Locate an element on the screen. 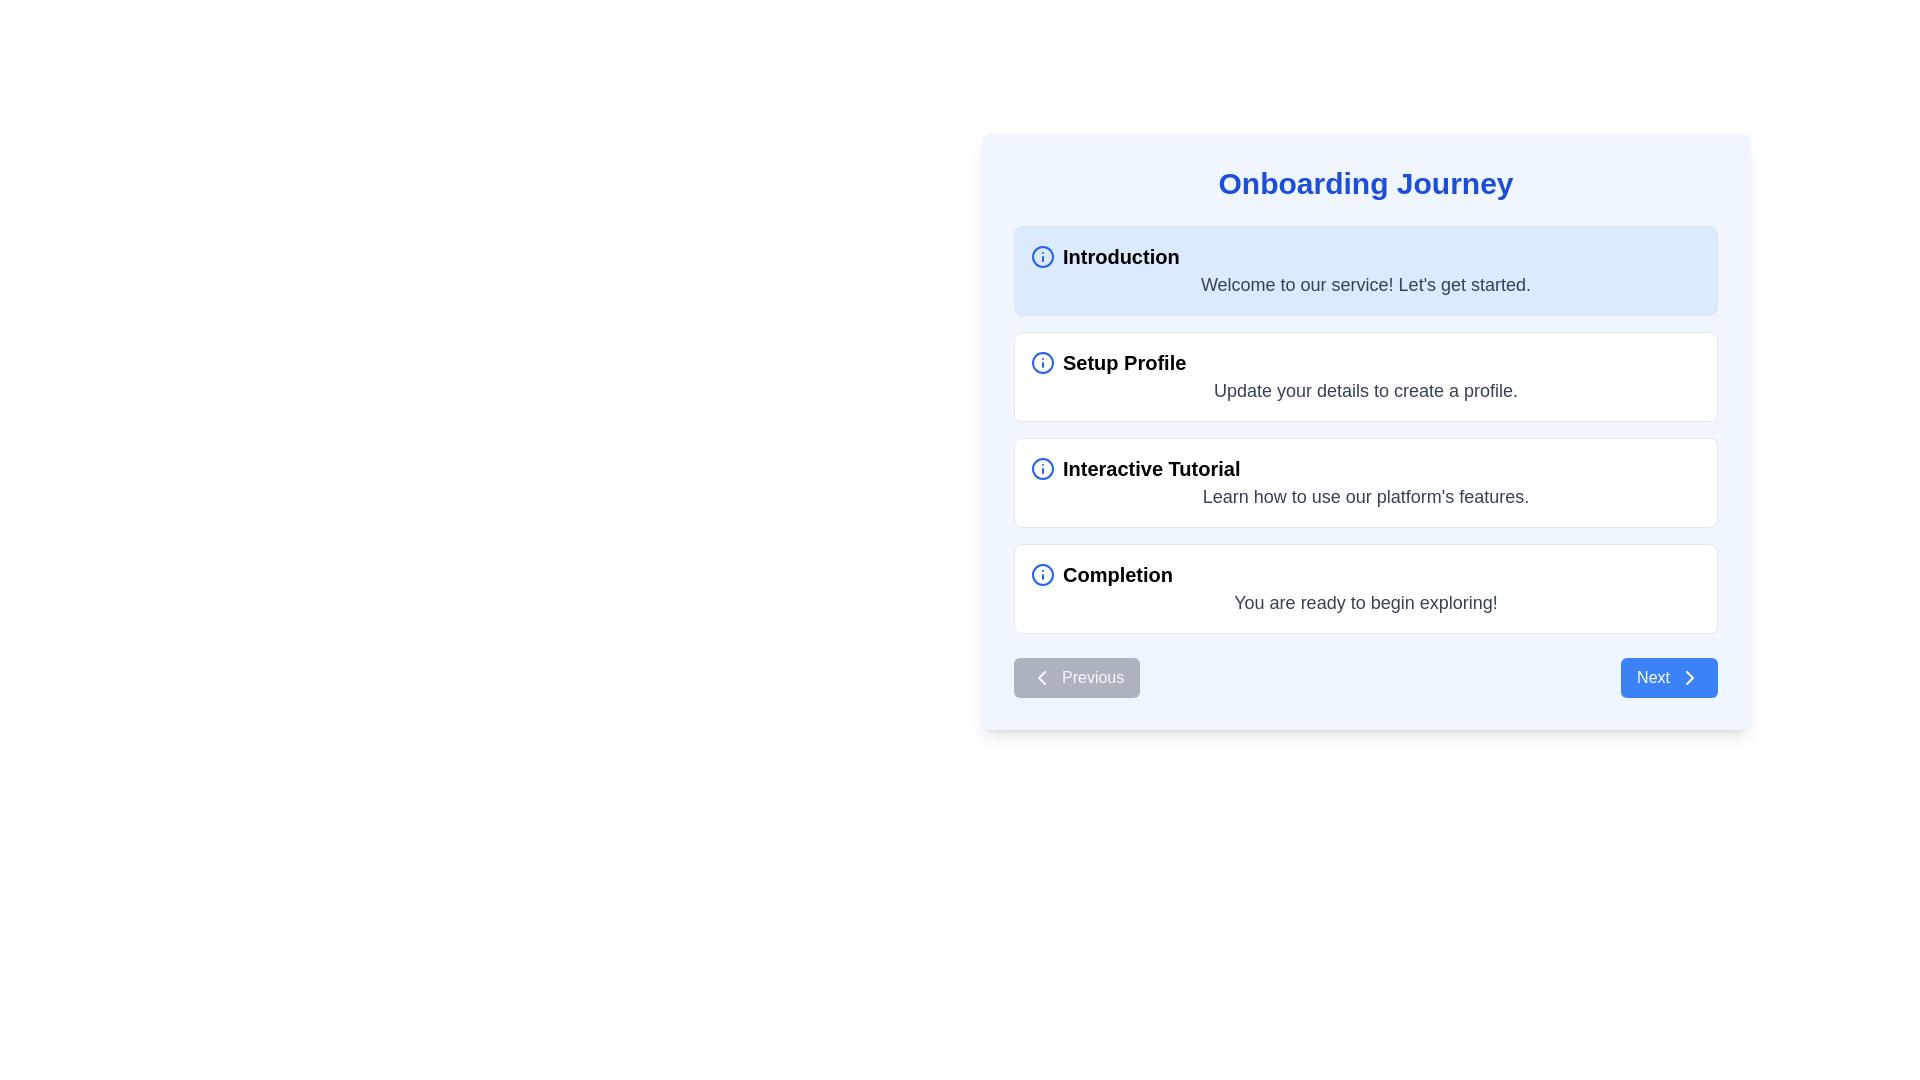  the informational icon located at the top left corner of the 'Introduction' card in the onboarding interface, adjacent to the 'Introduction' label text is located at coordinates (1041, 256).